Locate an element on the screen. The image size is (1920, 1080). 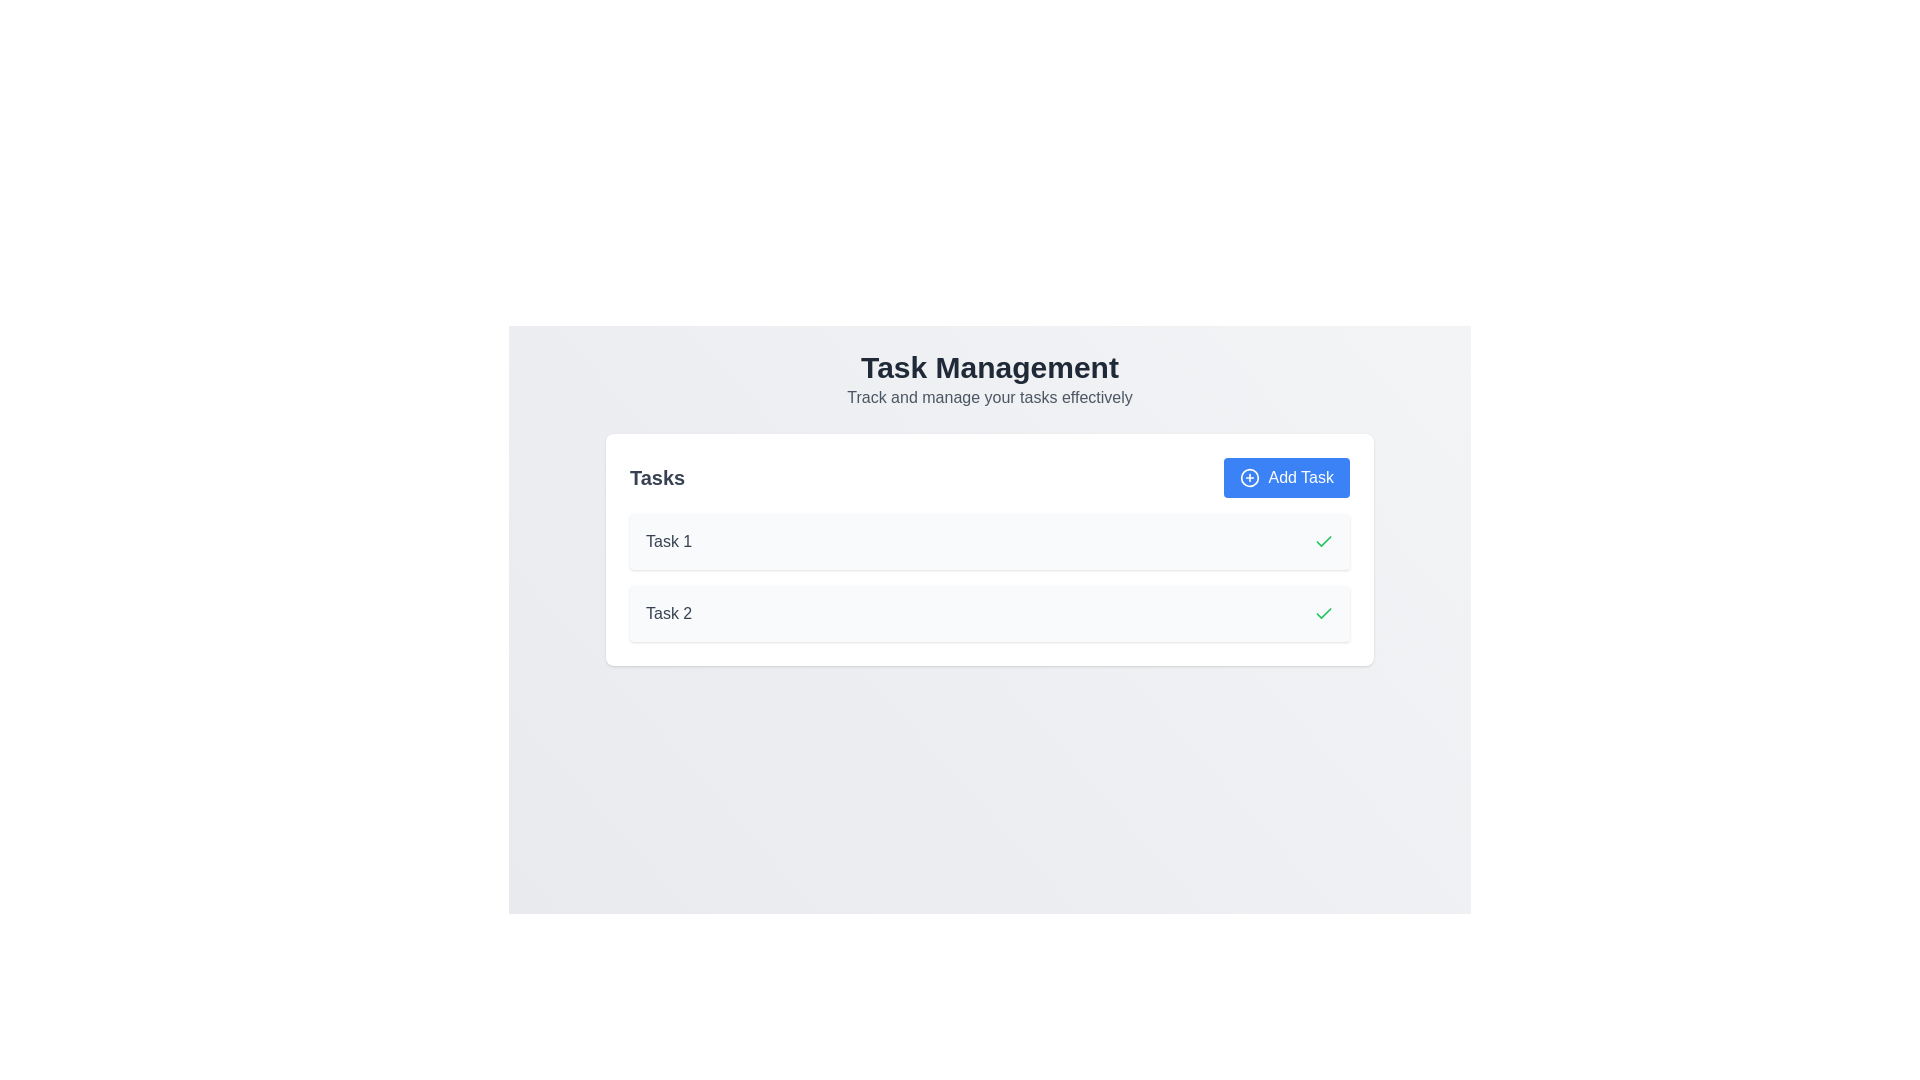
the 'Task Management' text label, which is displayed in a large, bold font and is centered at the top of the visible content area is located at coordinates (989, 367).